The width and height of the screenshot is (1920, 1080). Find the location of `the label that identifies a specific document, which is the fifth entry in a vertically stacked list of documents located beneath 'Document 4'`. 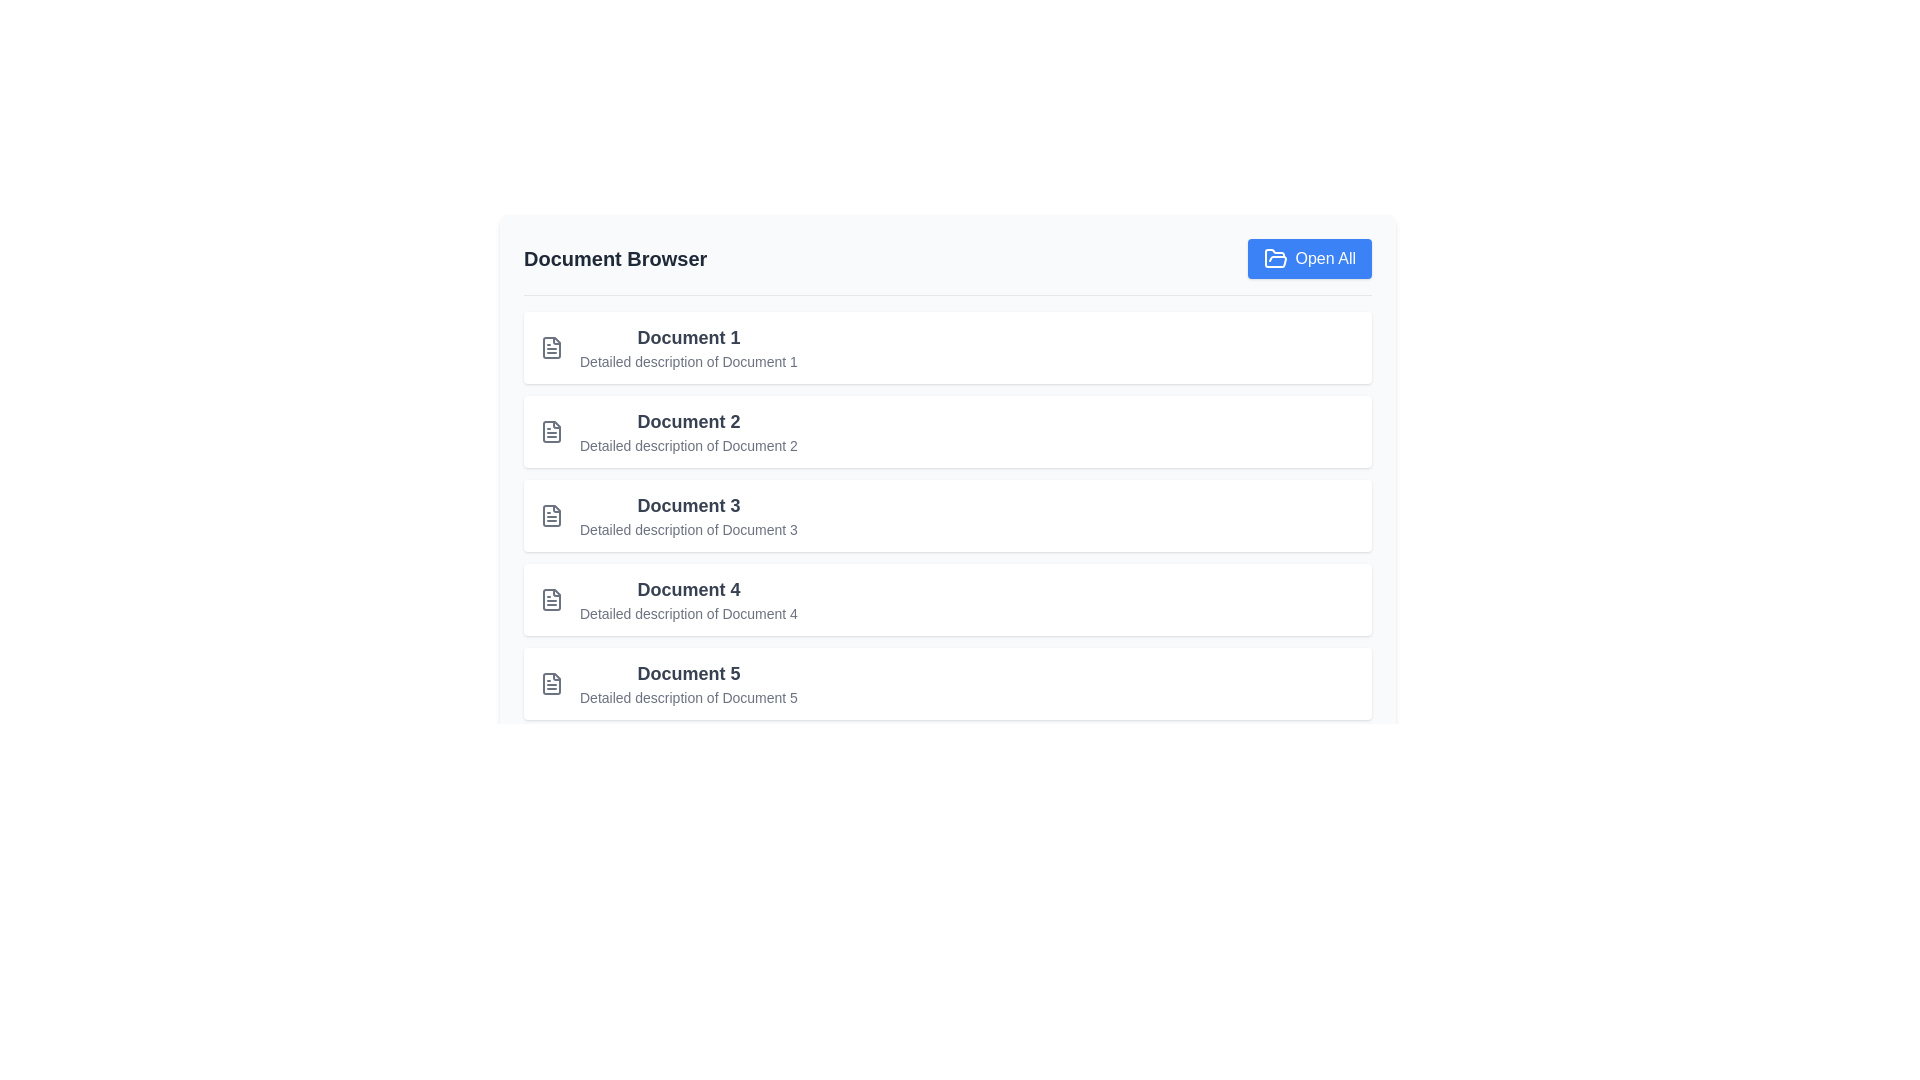

the label that identifies a specific document, which is the fifth entry in a vertically stacked list of documents located beneath 'Document 4' is located at coordinates (688, 682).